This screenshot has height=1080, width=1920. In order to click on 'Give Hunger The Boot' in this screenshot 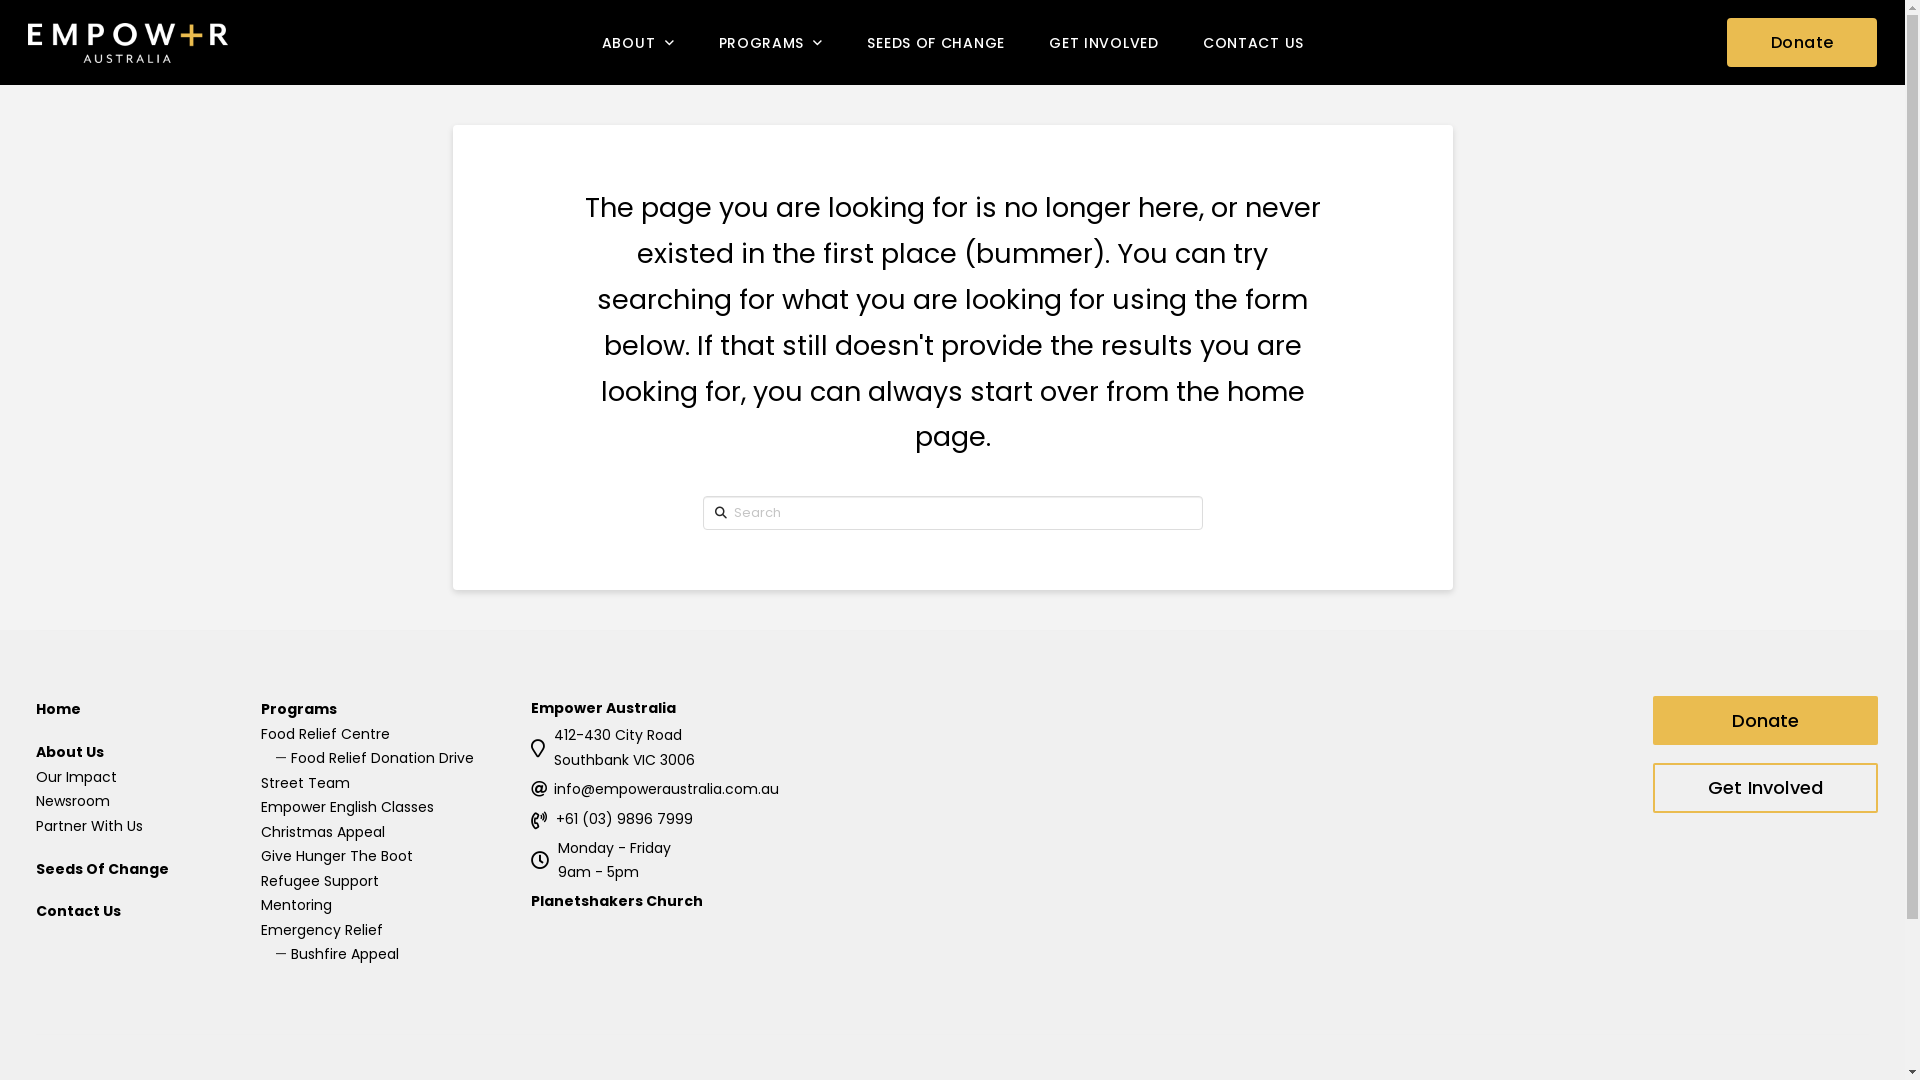, I will do `click(336, 855)`.